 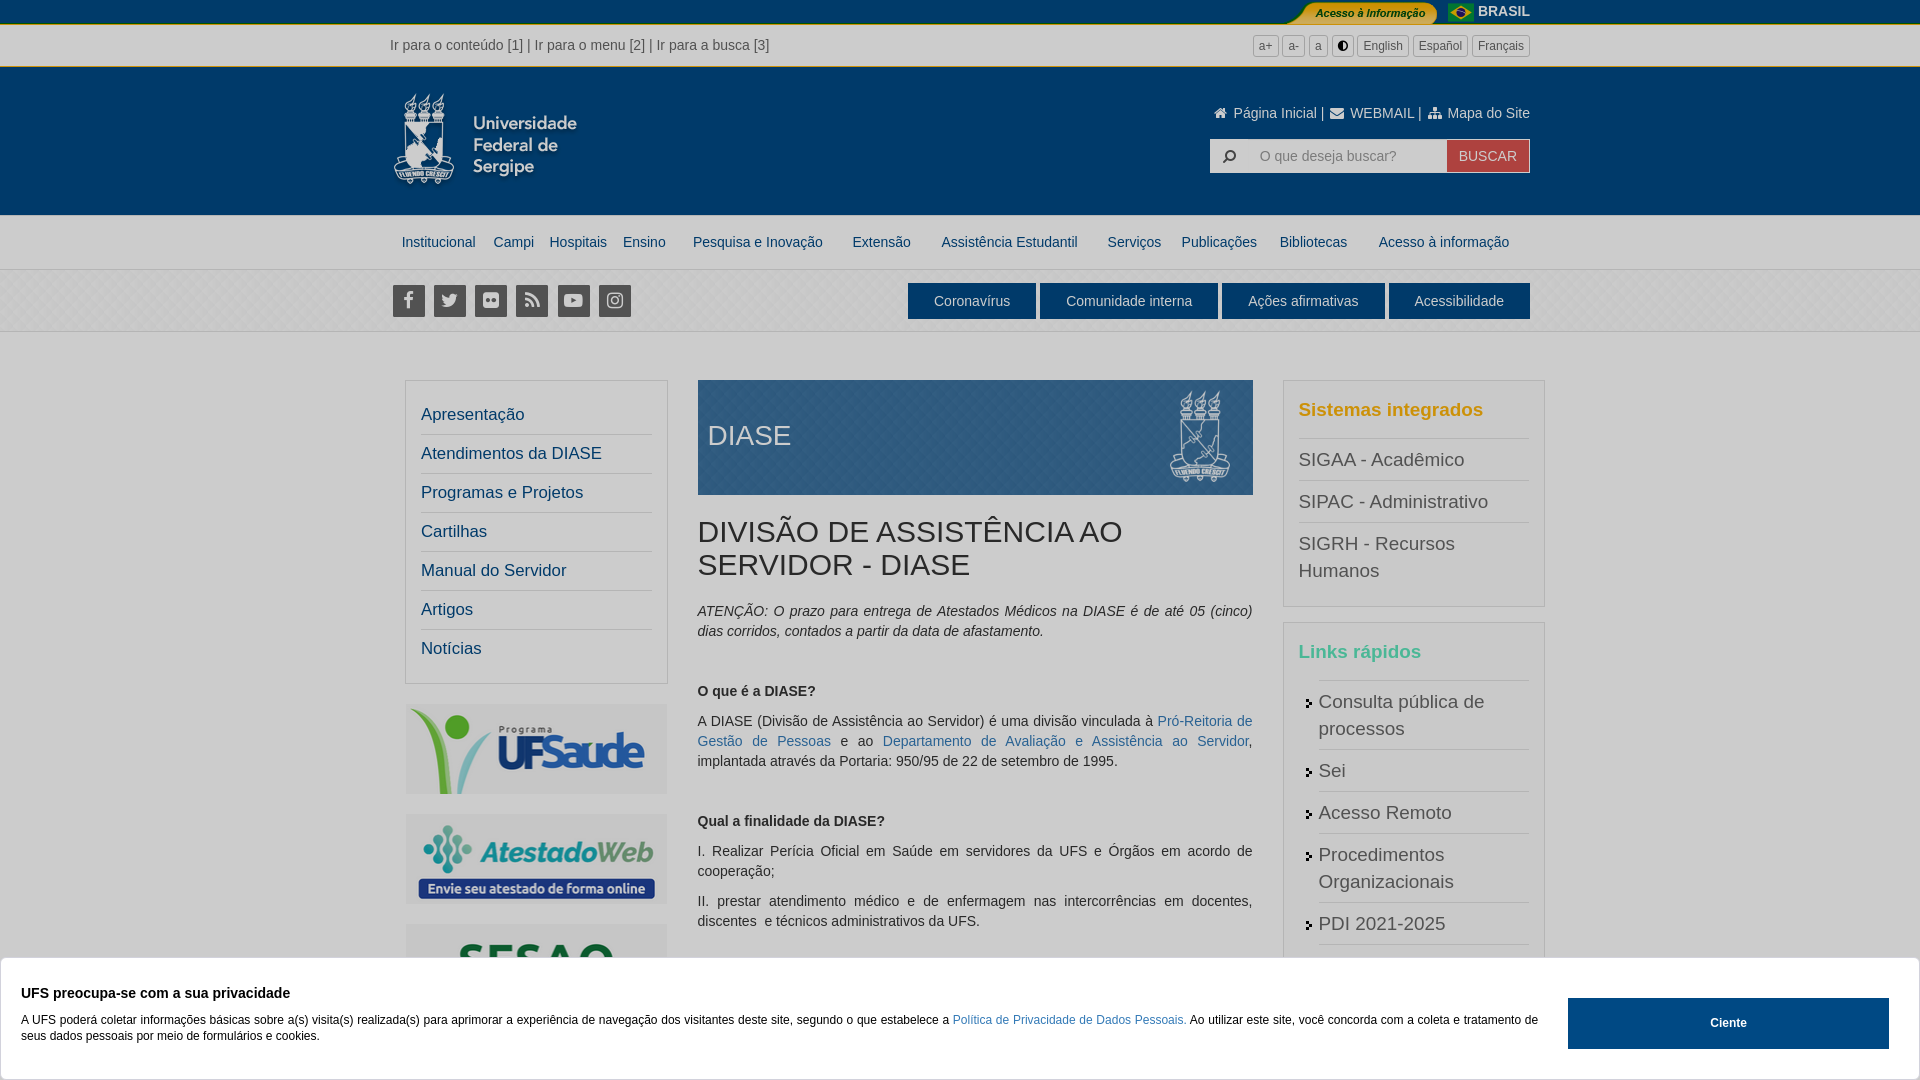 I want to click on 'SIPAC - Administrativo', so click(x=1297, y=500).